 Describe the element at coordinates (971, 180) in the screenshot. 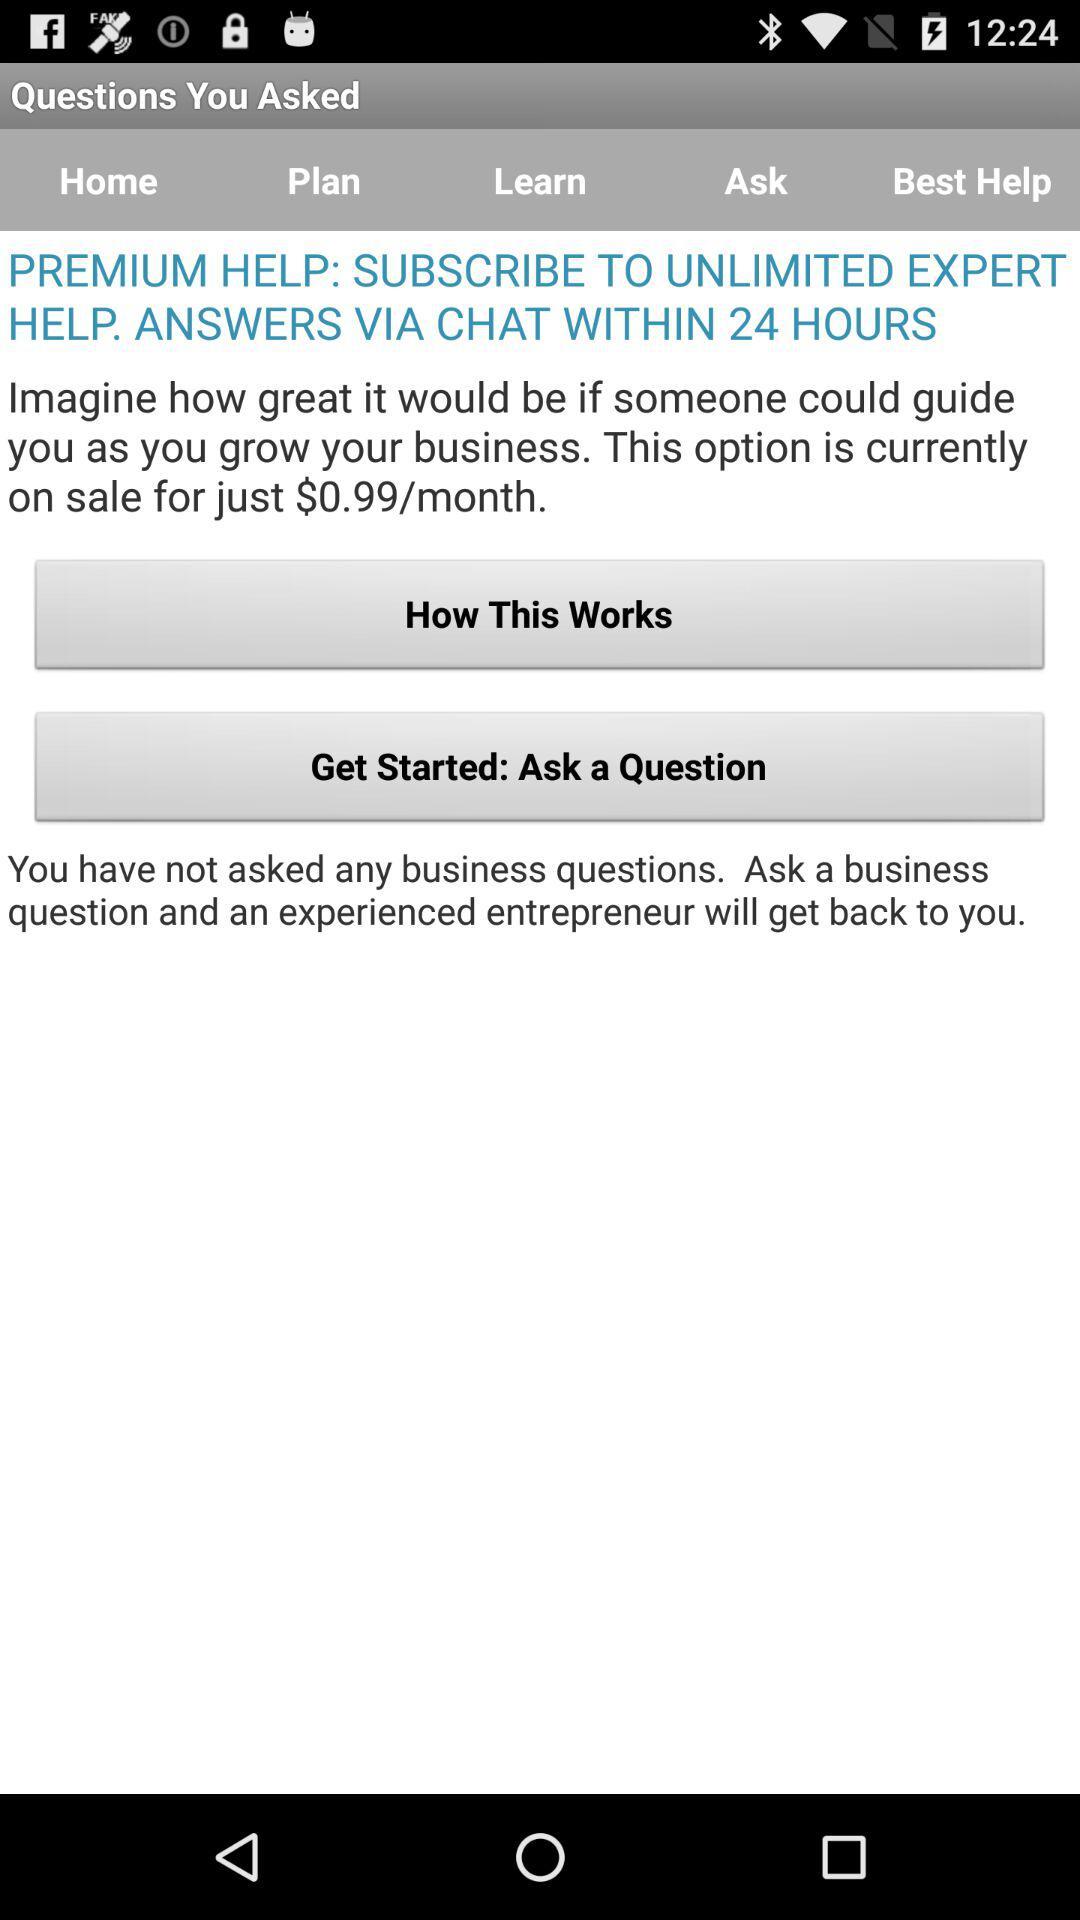

I see `icon below the questions you asked` at that location.